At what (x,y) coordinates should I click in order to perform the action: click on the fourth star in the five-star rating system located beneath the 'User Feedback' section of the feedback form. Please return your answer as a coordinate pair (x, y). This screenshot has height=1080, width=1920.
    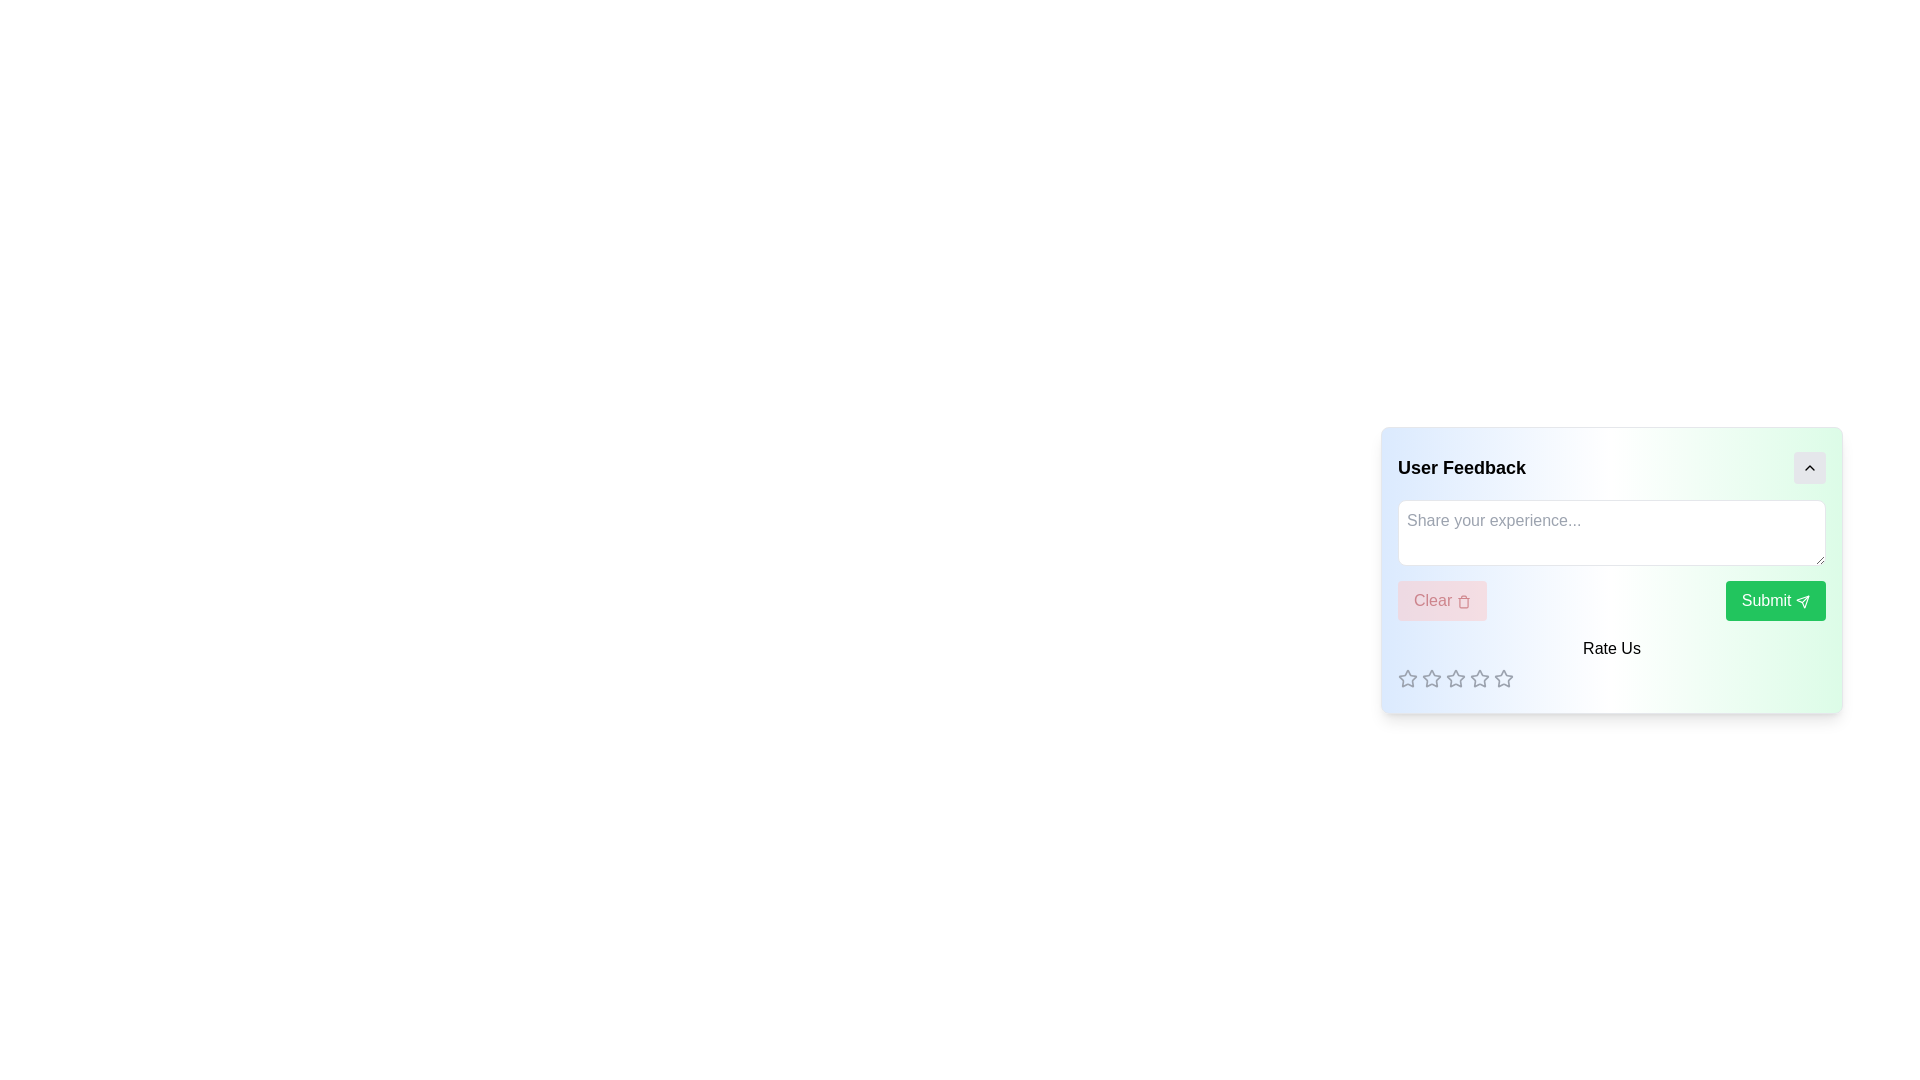
    Looking at the image, I should click on (1455, 677).